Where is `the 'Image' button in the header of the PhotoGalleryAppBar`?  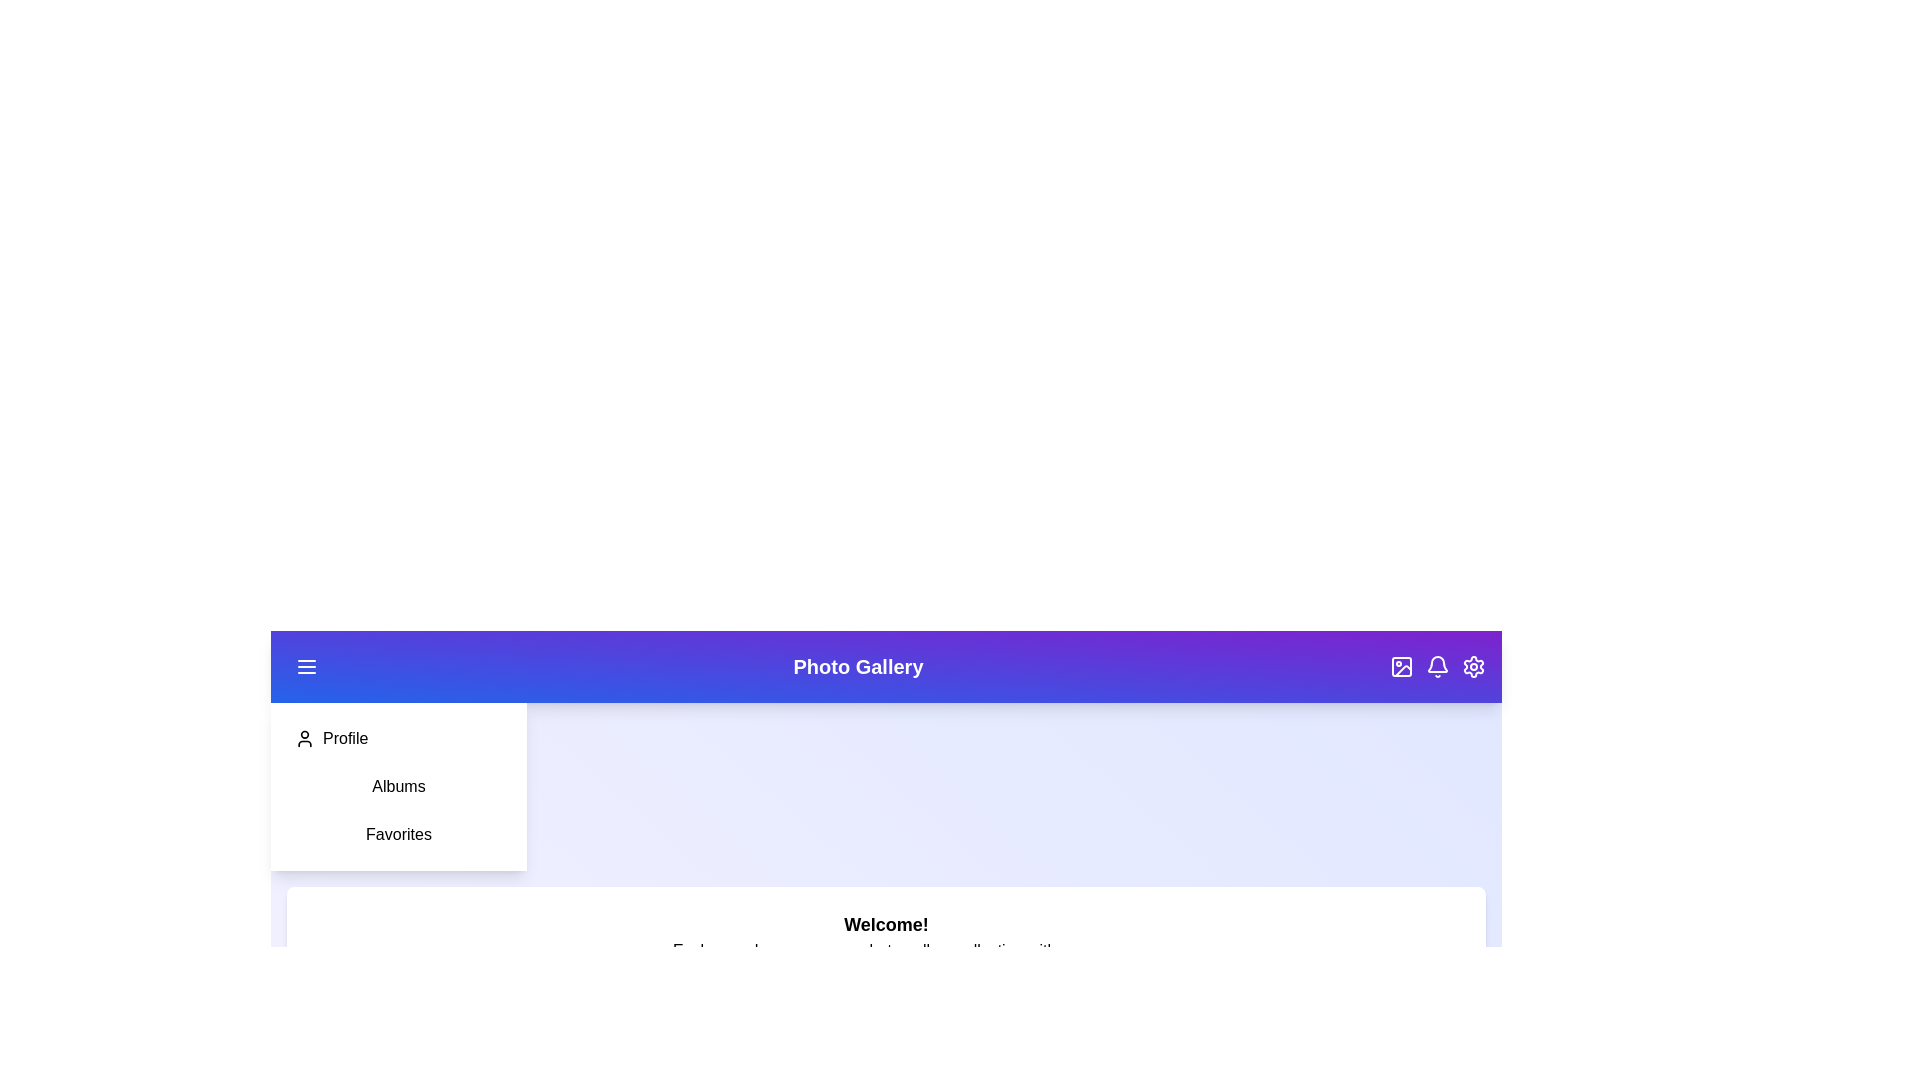 the 'Image' button in the header of the PhotoGalleryAppBar is located at coordinates (1400, 667).